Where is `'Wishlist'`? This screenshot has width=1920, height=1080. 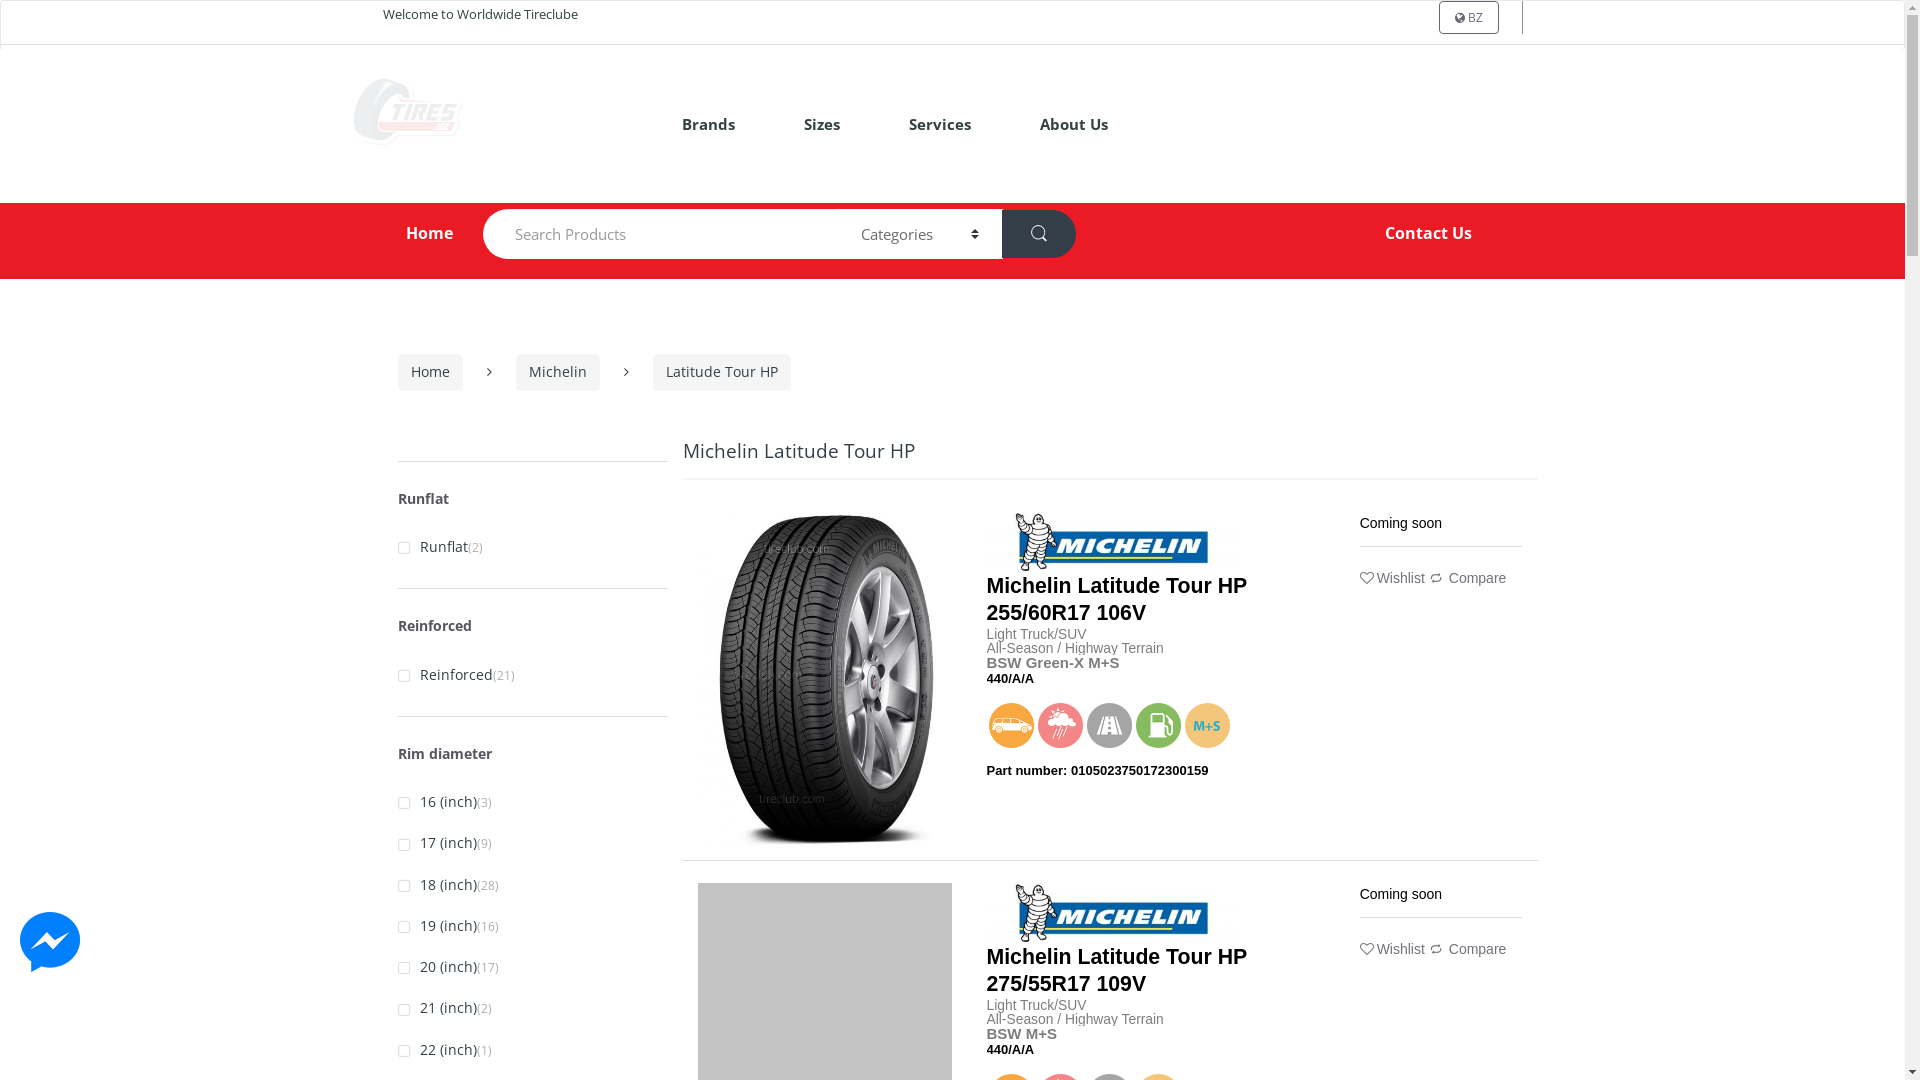
'Wishlist' is located at coordinates (1391, 578).